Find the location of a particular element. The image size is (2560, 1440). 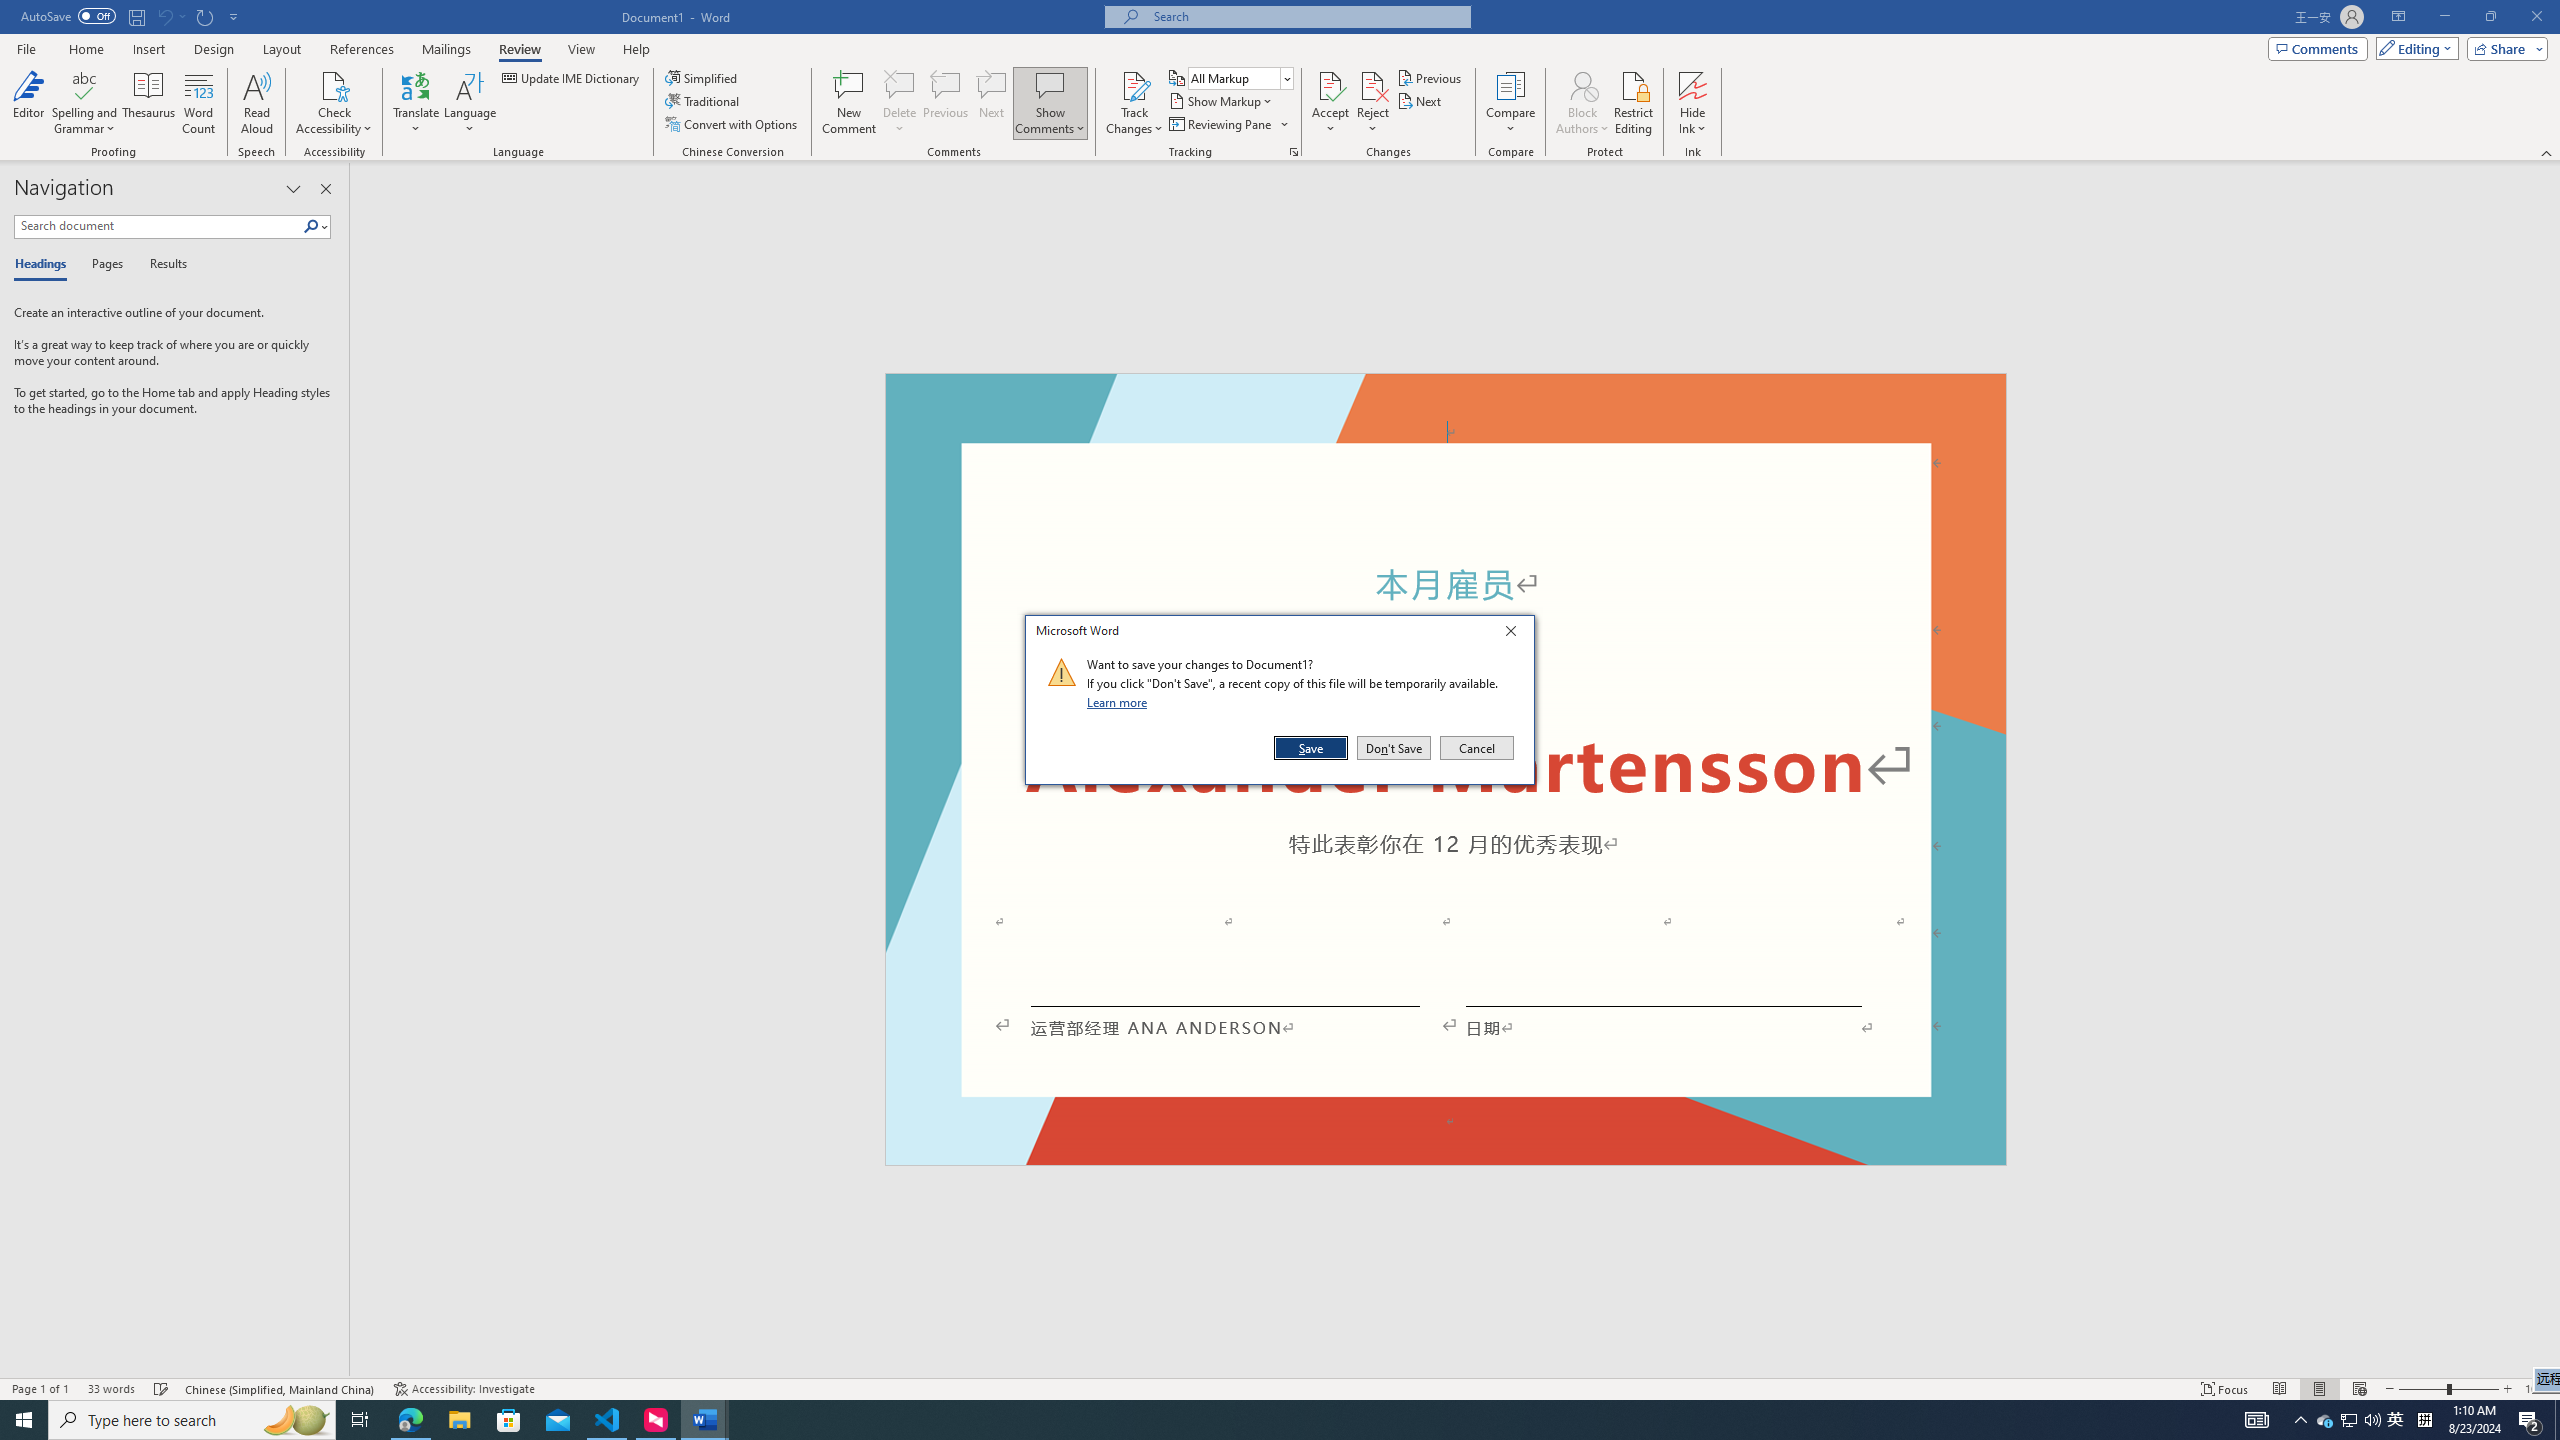

'Save' is located at coordinates (1312, 747).